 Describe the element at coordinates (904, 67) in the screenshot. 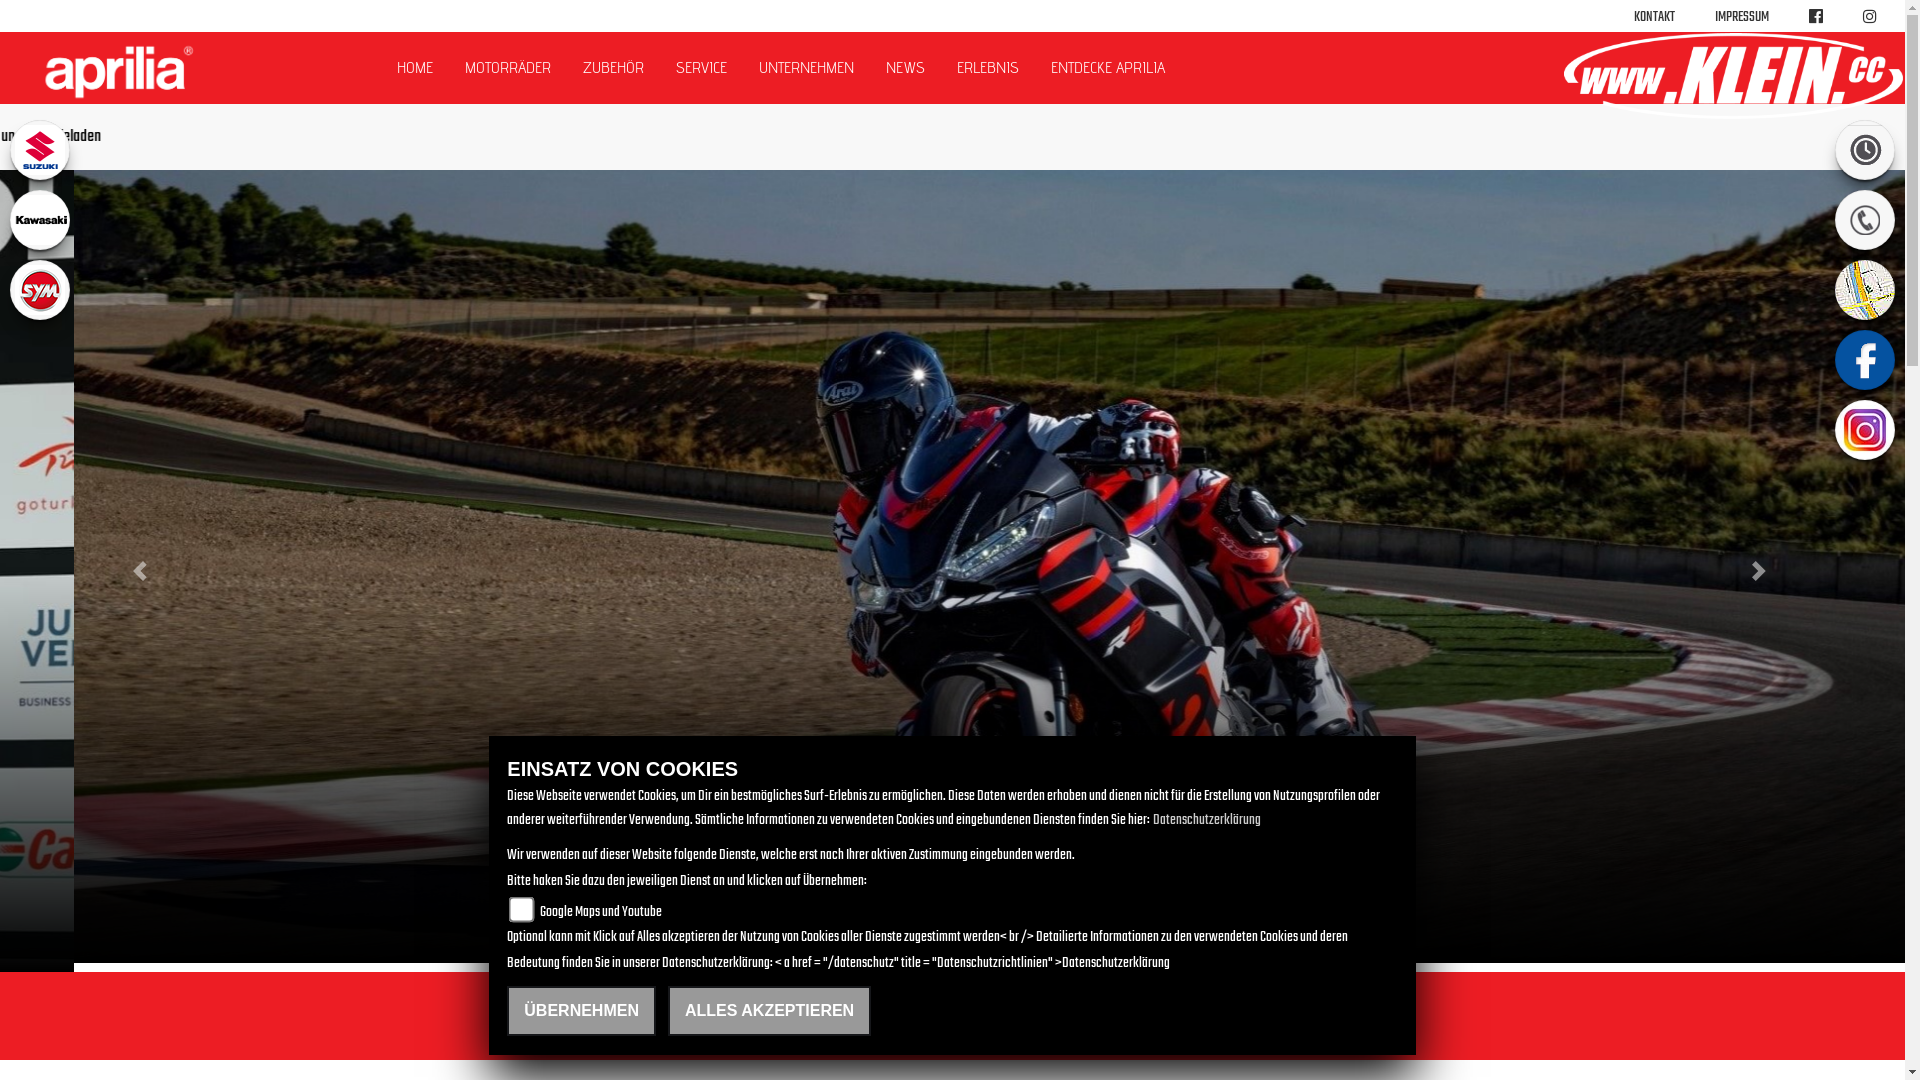

I see `'NEWS'` at that location.